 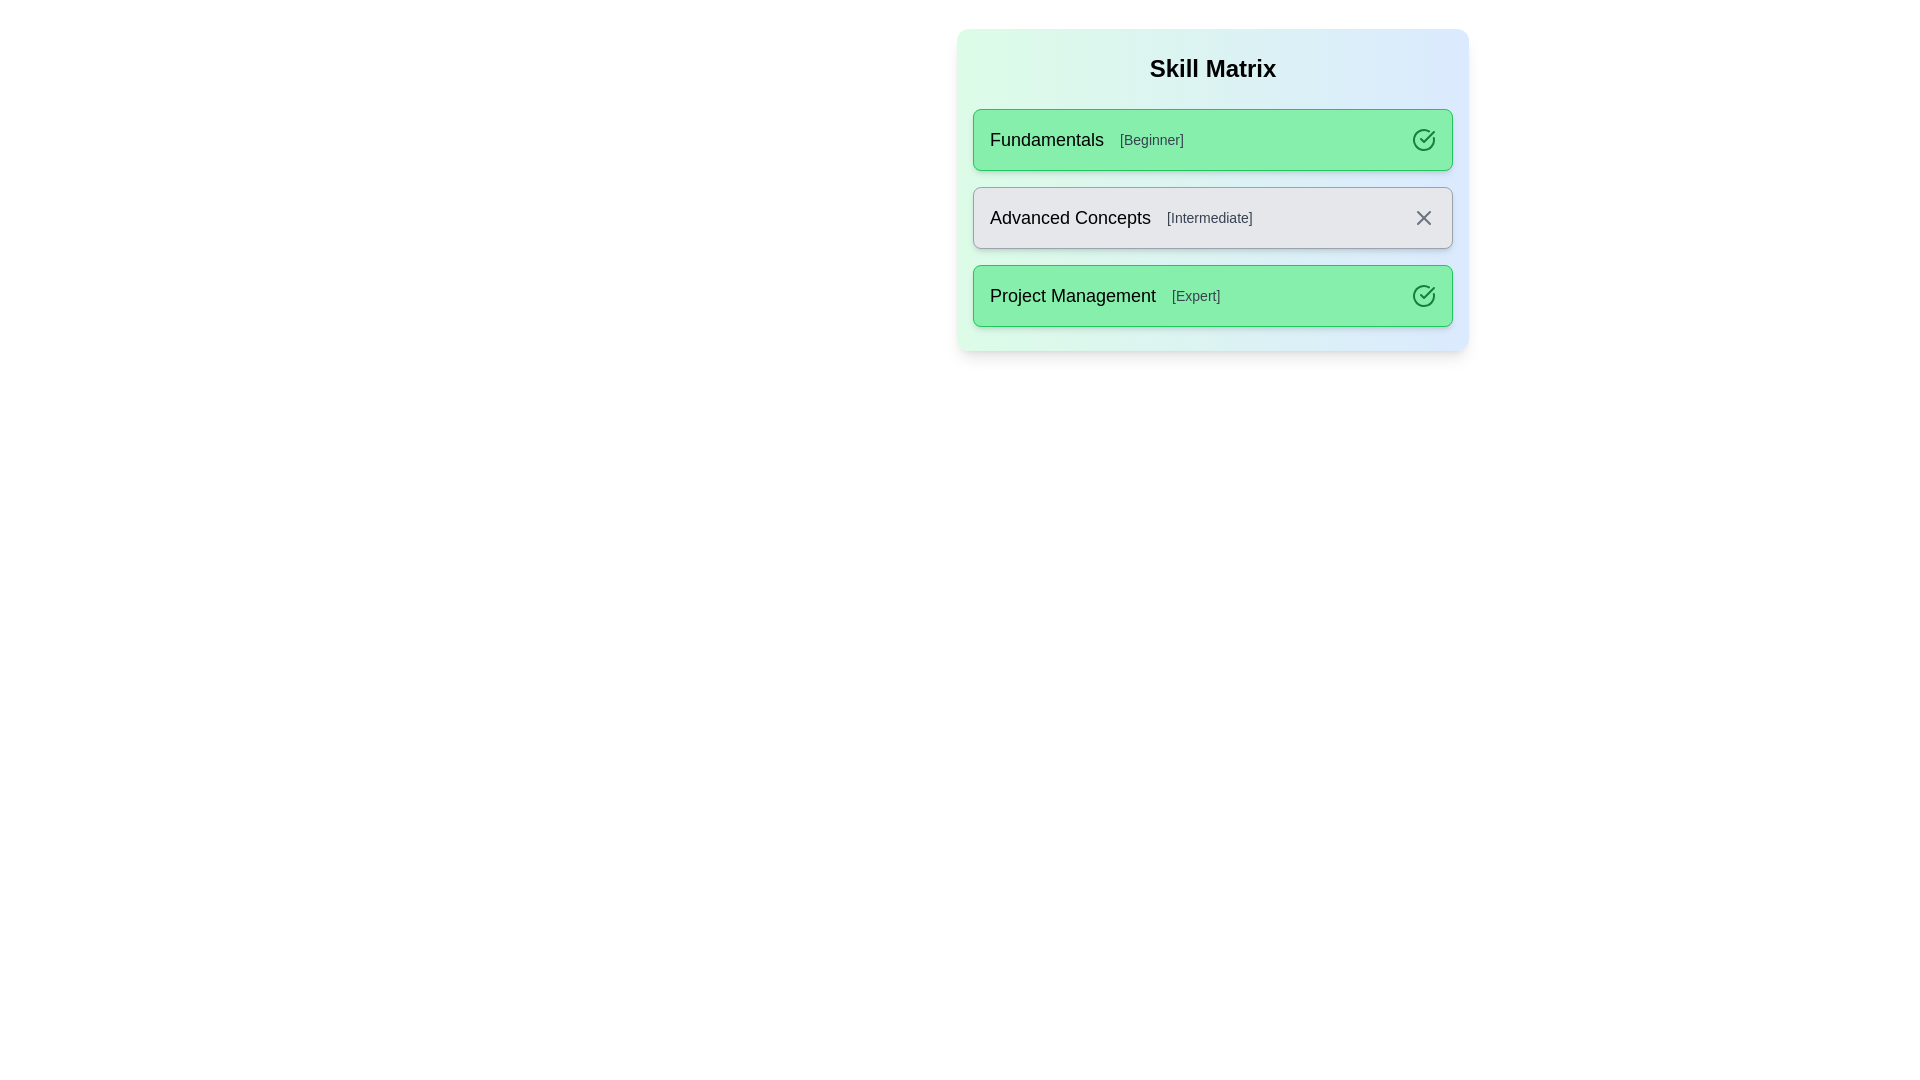 What do you see at coordinates (1212, 138) in the screenshot?
I see `the skill entry to read its details` at bounding box center [1212, 138].